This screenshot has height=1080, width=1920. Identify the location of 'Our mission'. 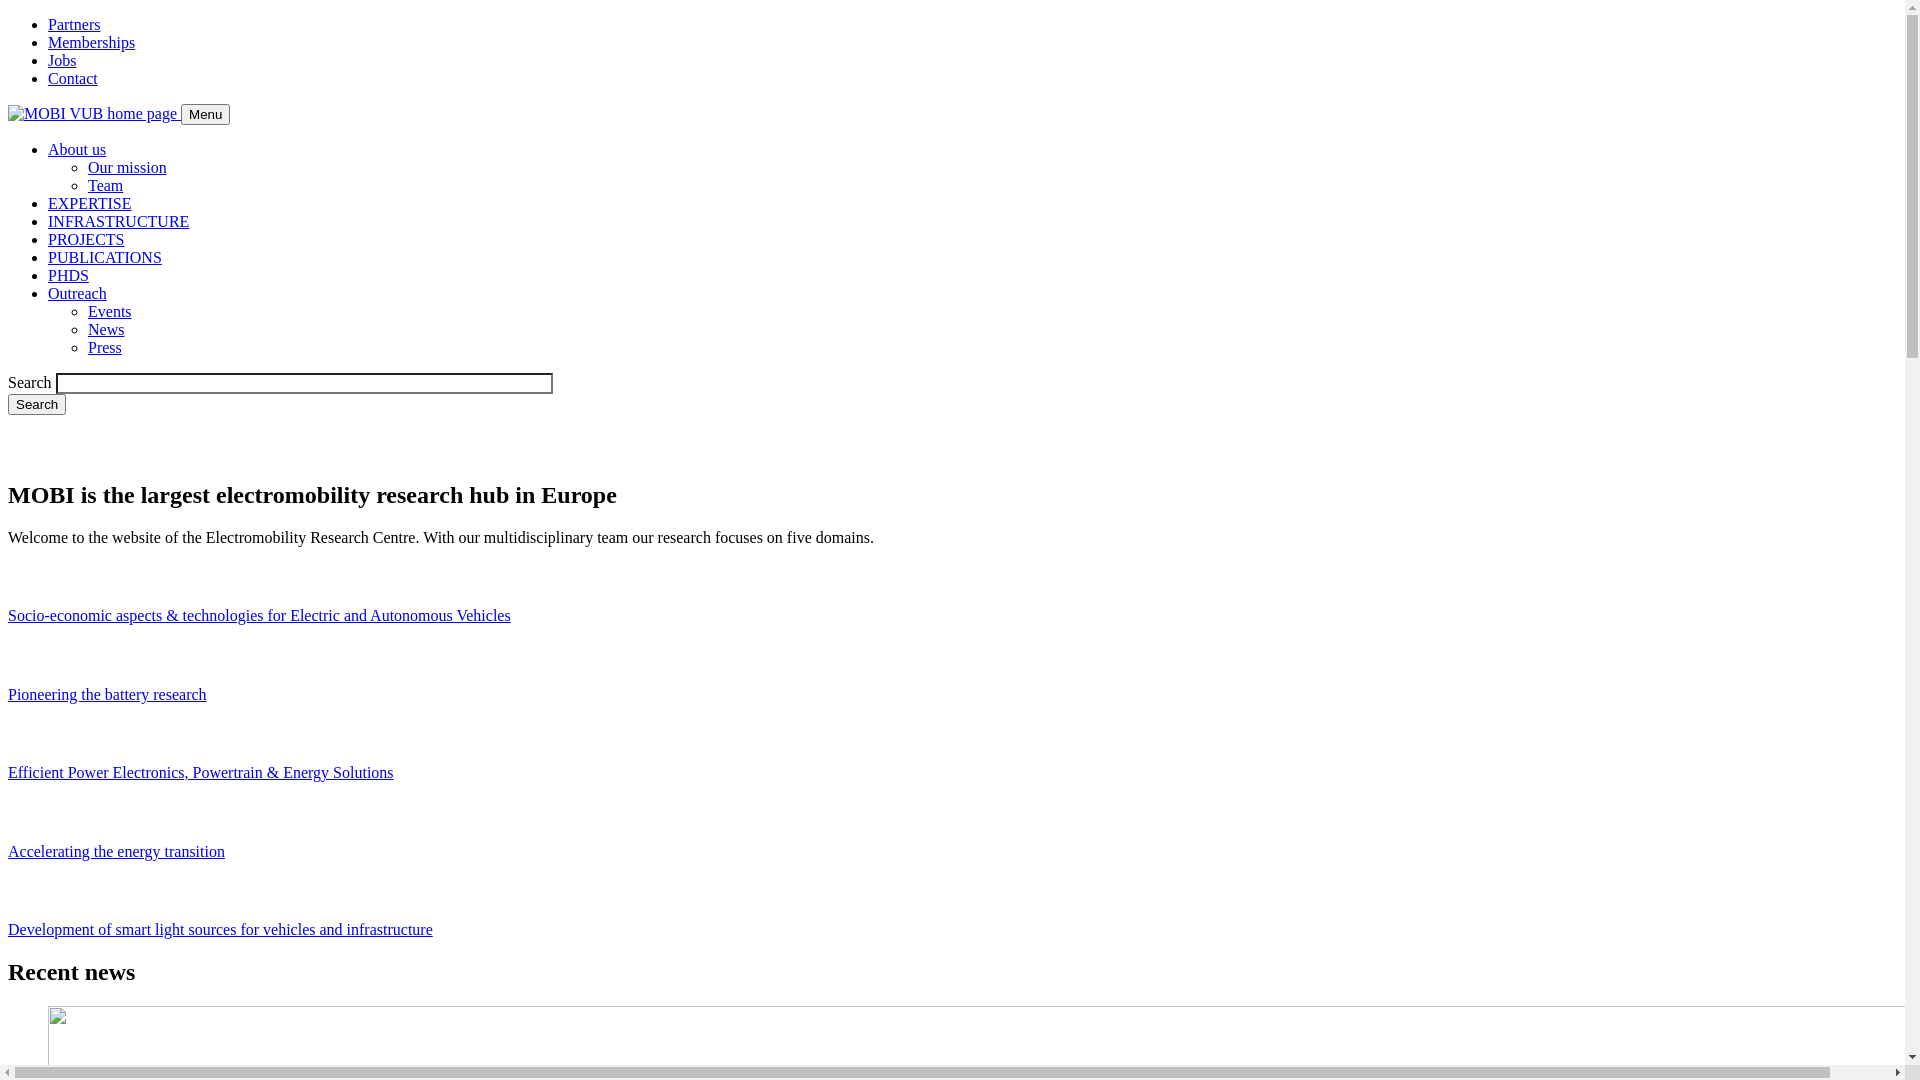
(126, 166).